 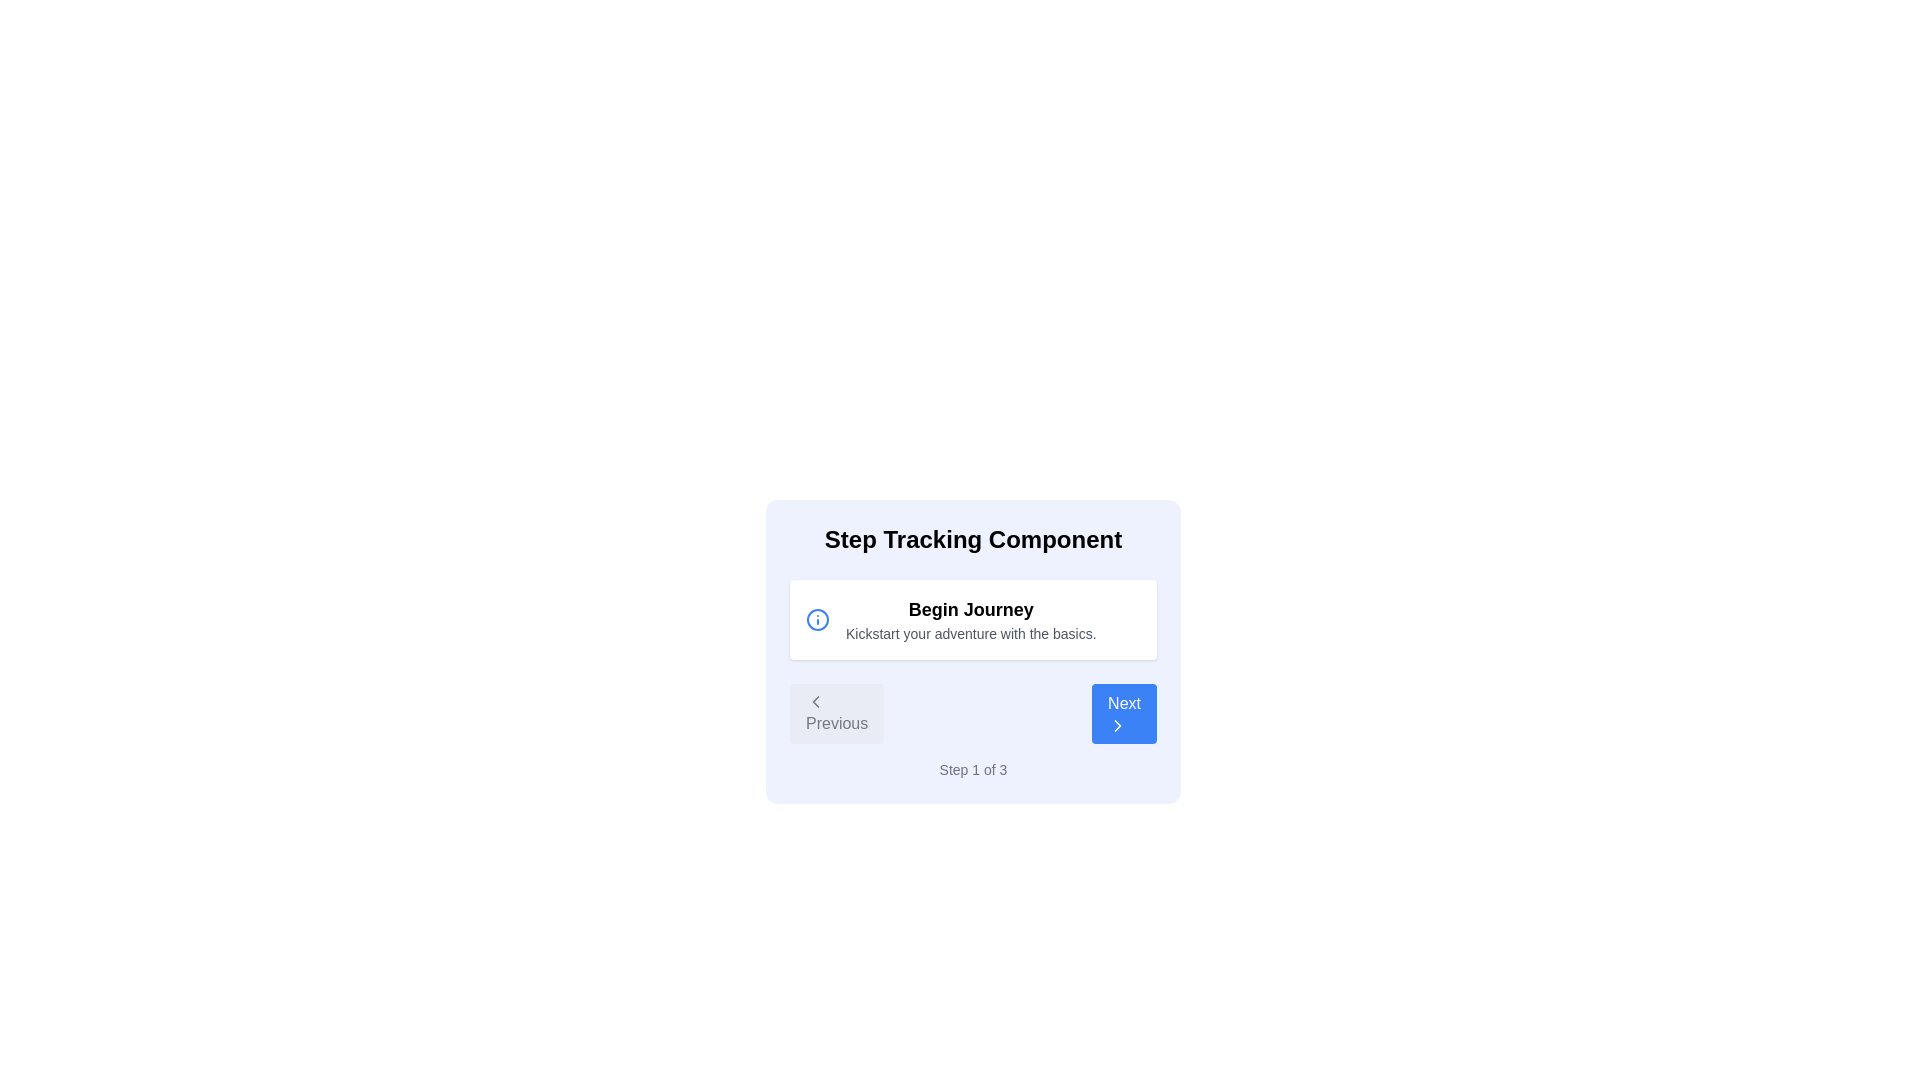 I want to click on the left-pointing arrow icon inside the 'Previous' button, so click(x=816, y=701).